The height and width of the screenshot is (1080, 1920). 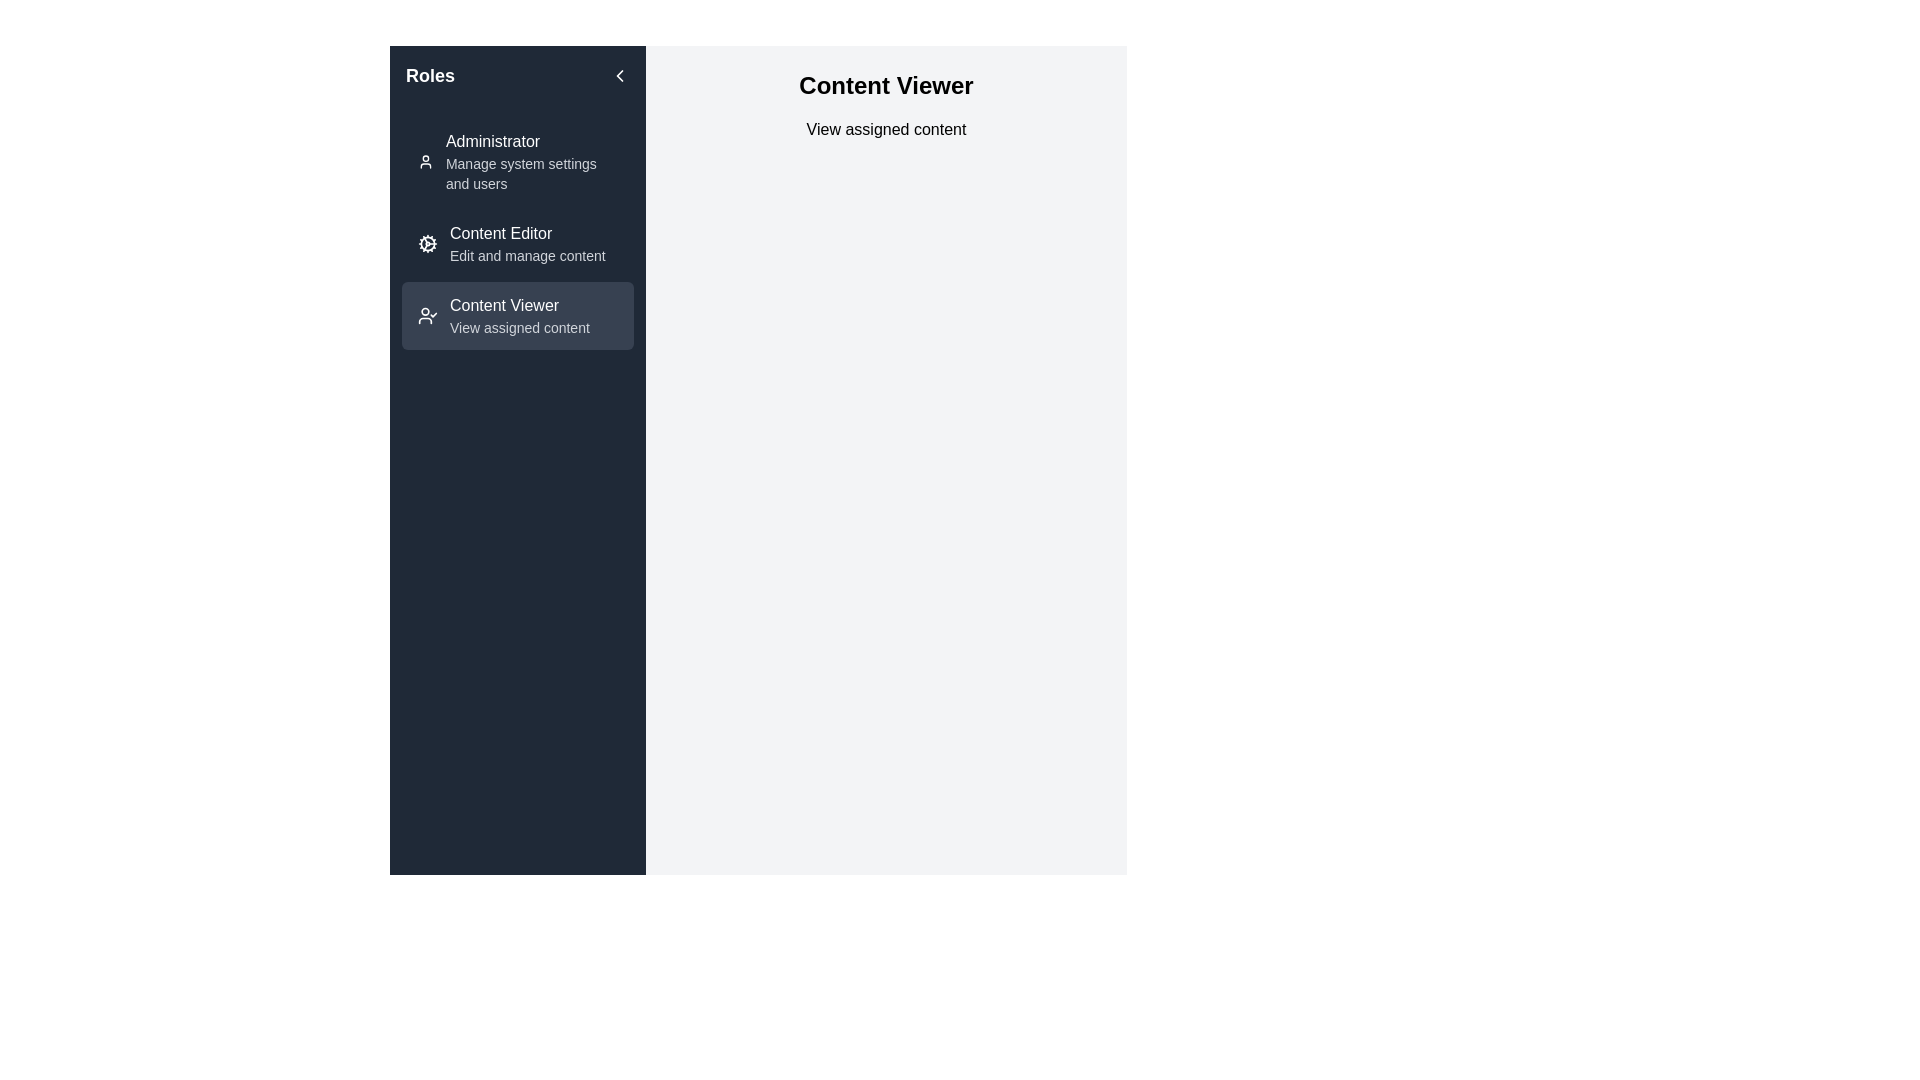 I want to click on the first item in the interactive navigation menu, so click(x=518, y=161).